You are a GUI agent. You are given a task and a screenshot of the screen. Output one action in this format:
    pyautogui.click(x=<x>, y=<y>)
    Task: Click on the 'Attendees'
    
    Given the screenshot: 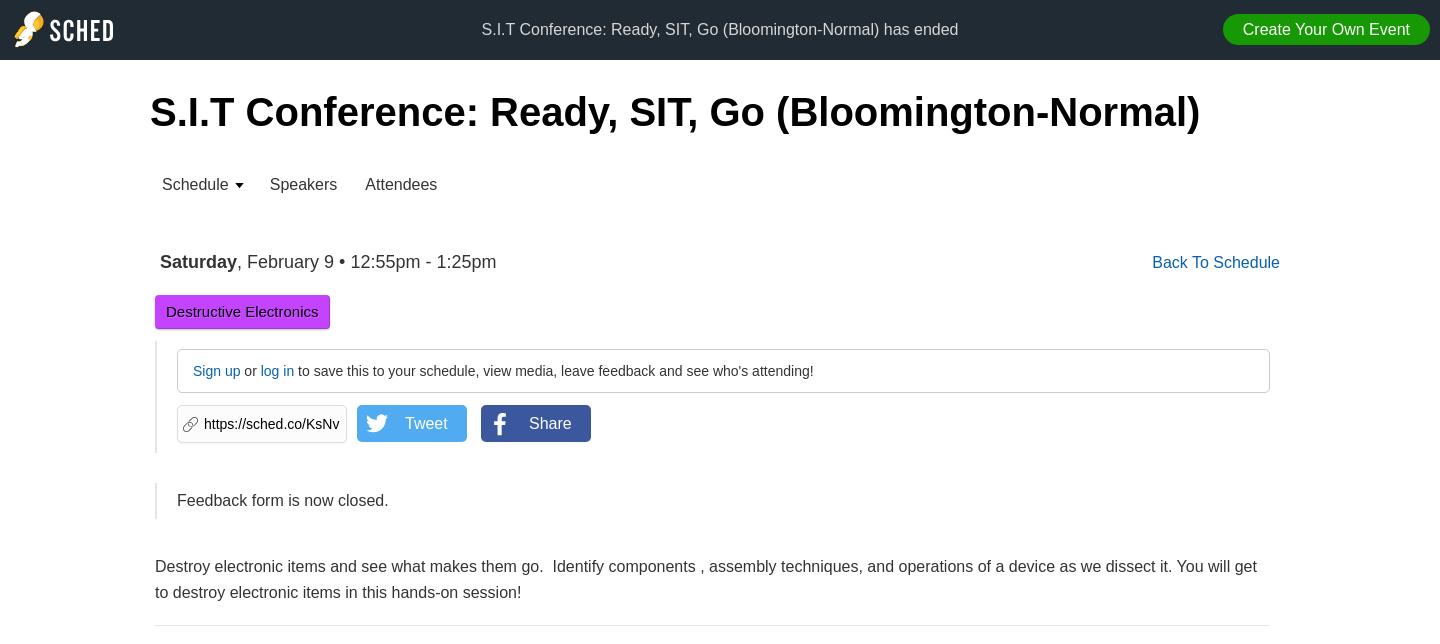 What is the action you would take?
    pyautogui.click(x=364, y=184)
    